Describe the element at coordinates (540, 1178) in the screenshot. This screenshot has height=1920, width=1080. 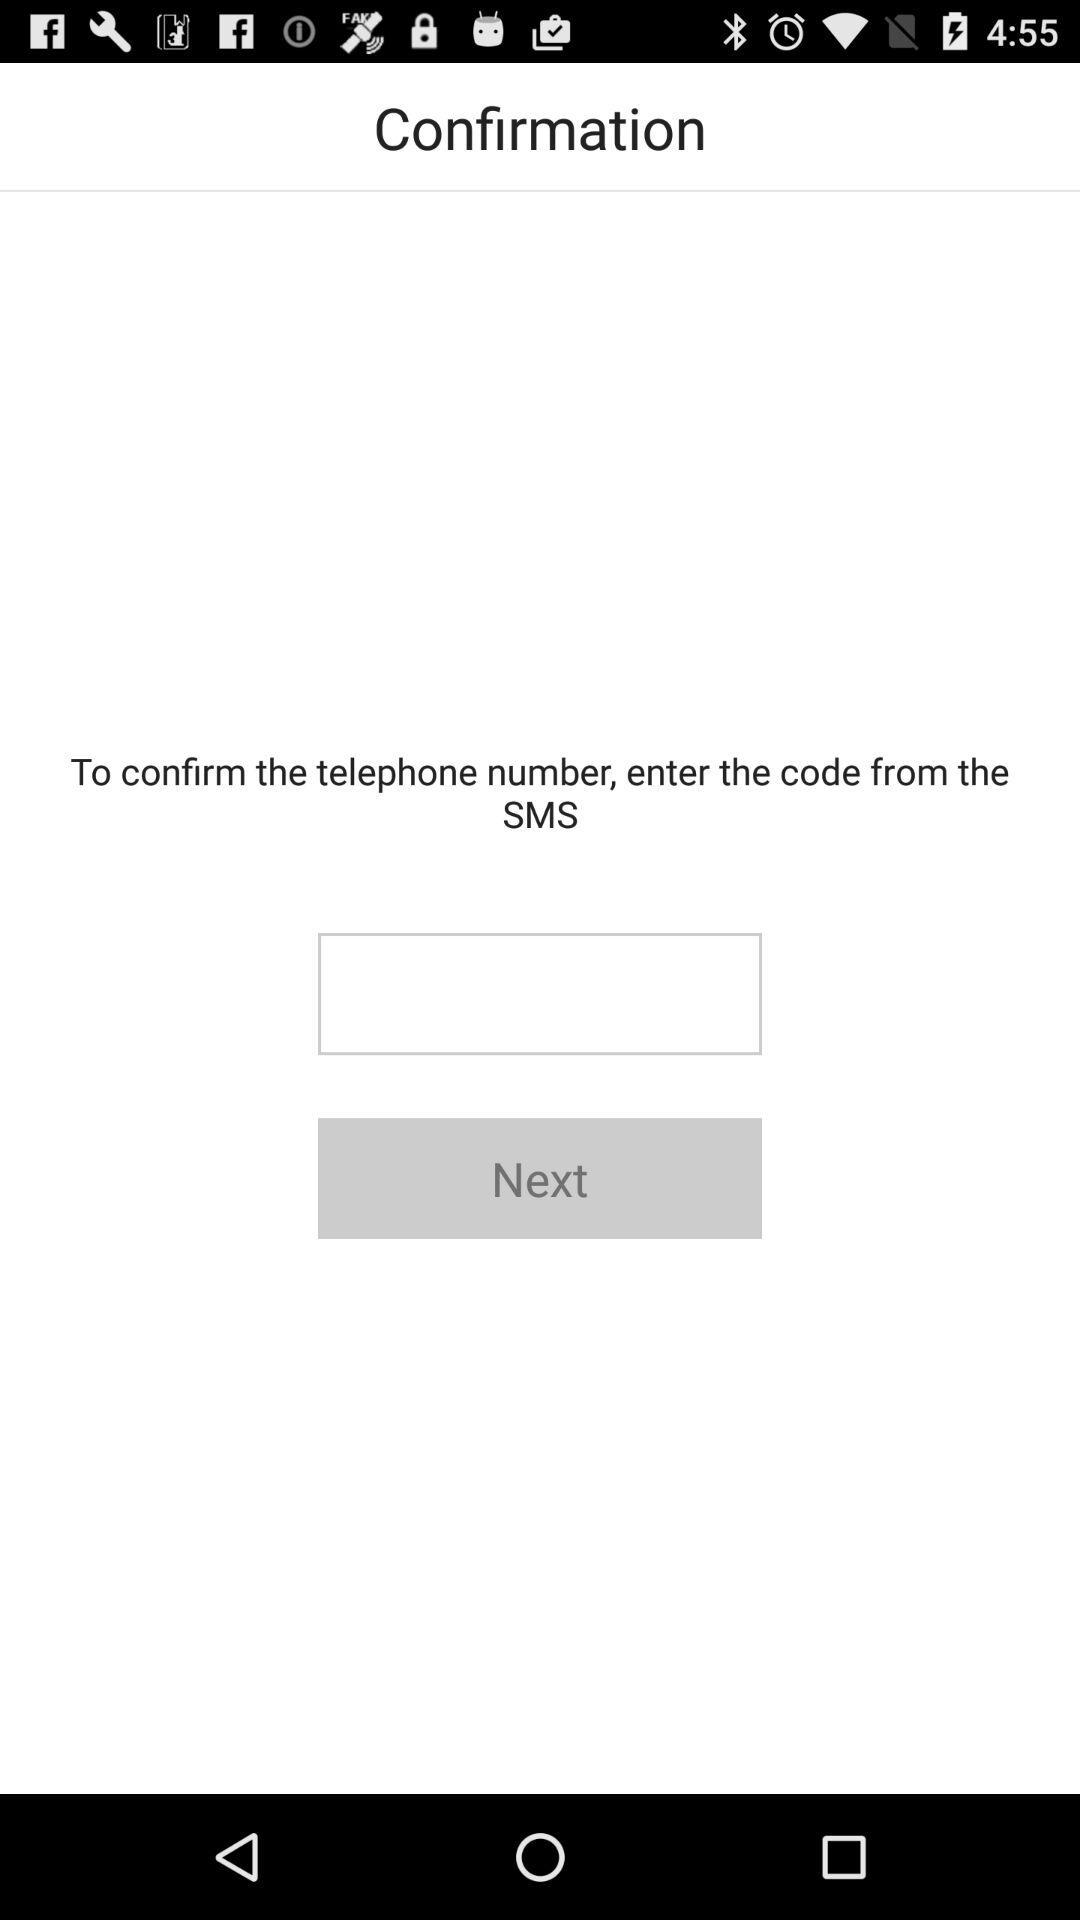
I see `the next item` at that location.